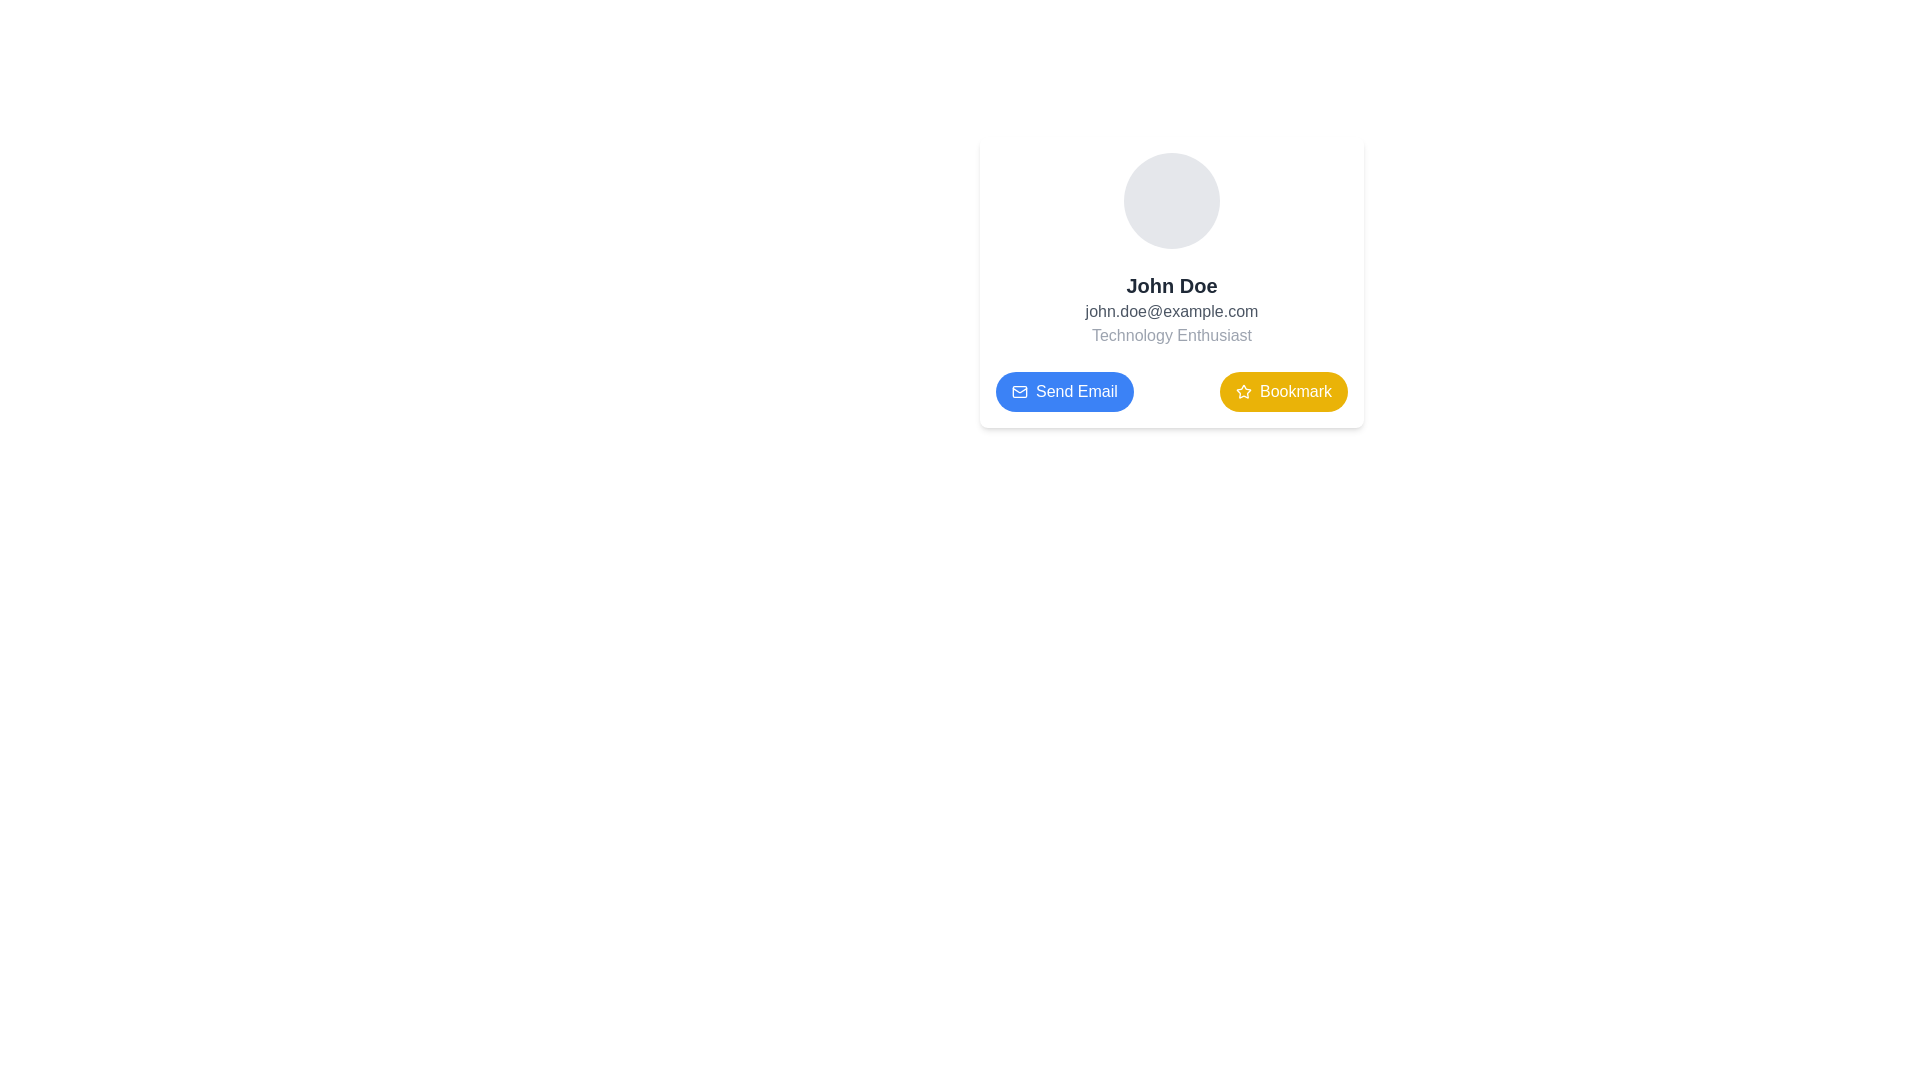 The image size is (1920, 1080). What do you see at coordinates (1171, 334) in the screenshot?
I see `the static text label indicating the user's profession as 'Technology Enthusiast', positioned below the email address and above the action buttons` at bounding box center [1171, 334].